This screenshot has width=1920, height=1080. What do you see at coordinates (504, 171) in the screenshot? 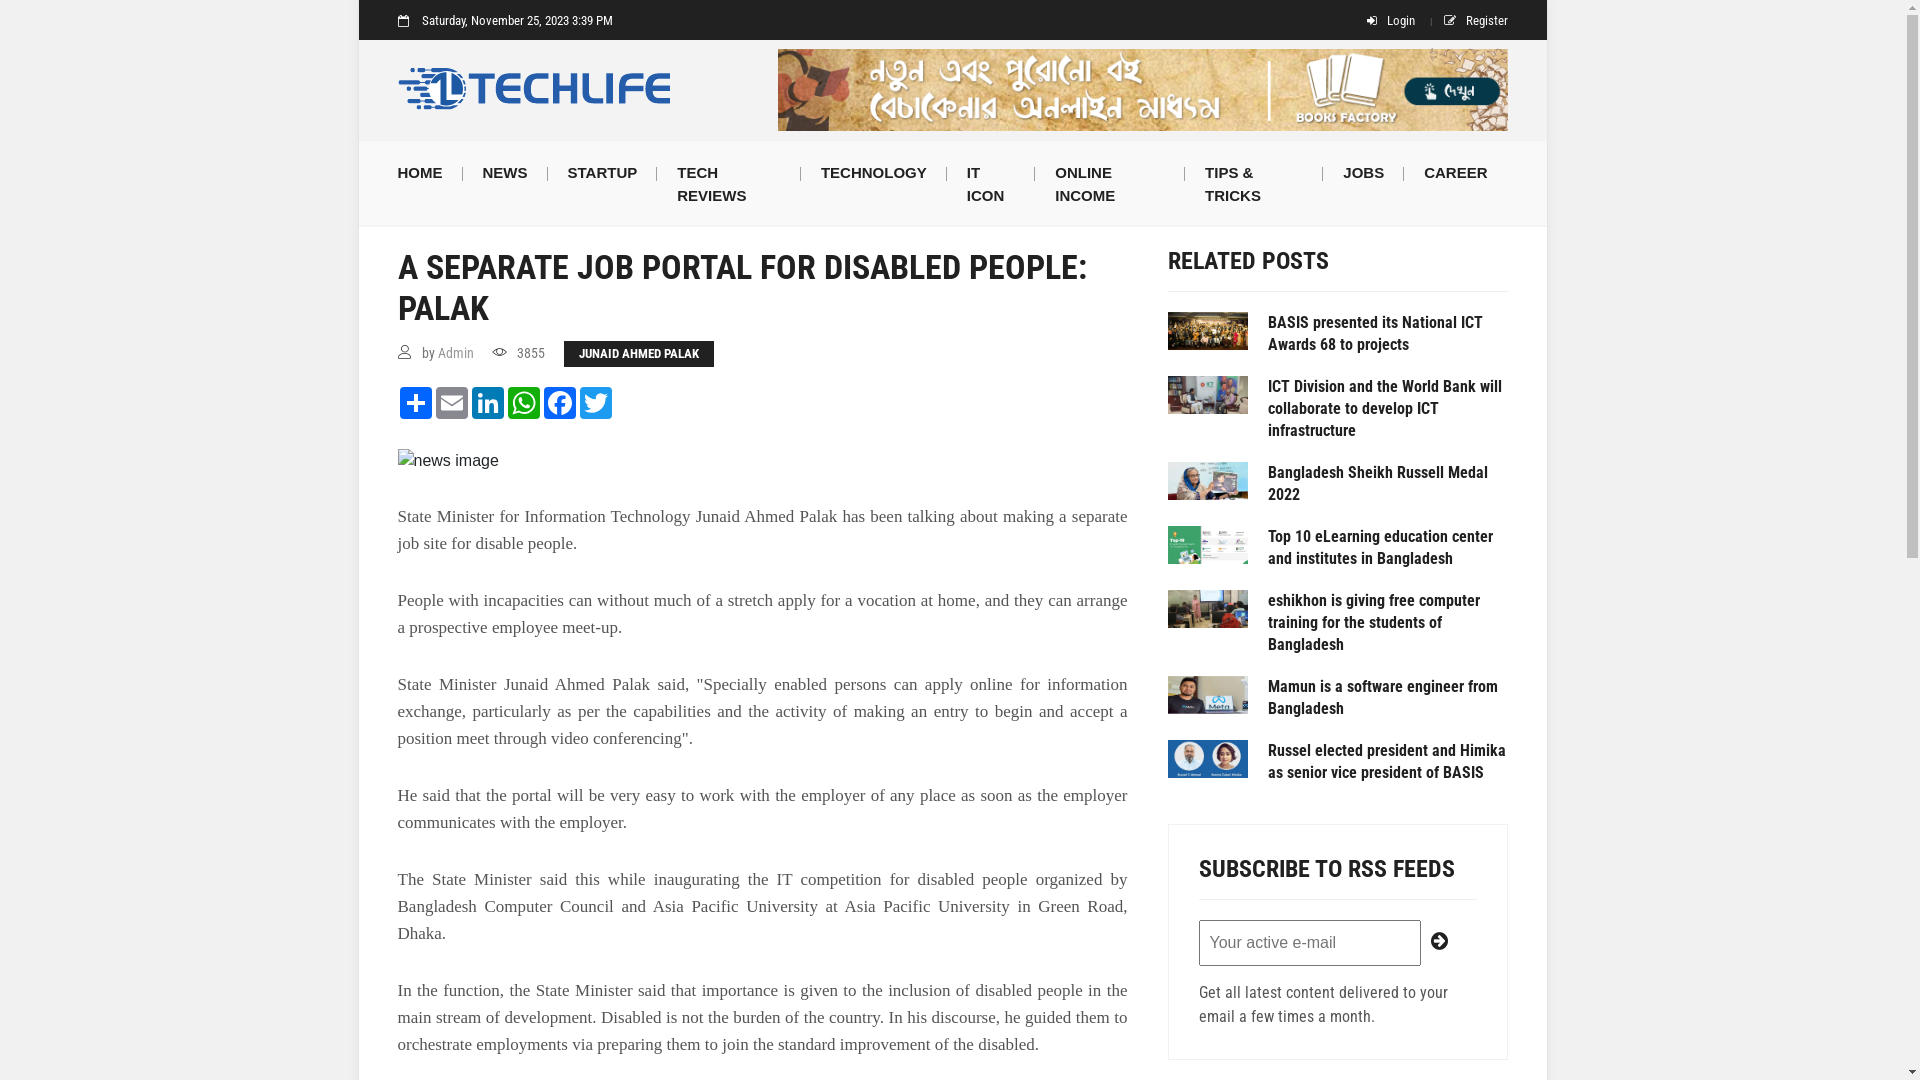
I see `'NEWS'` at bounding box center [504, 171].